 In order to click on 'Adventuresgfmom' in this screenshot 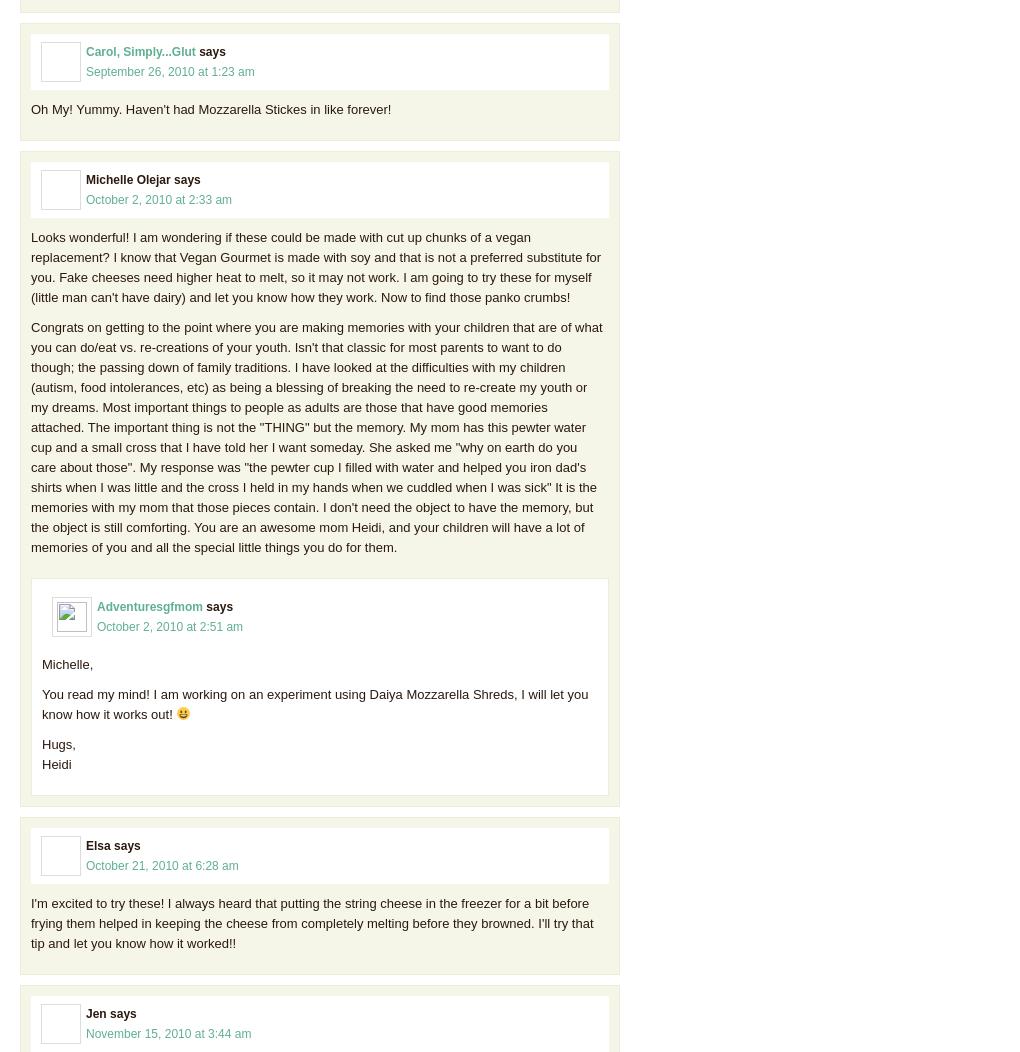, I will do `click(150, 604)`.